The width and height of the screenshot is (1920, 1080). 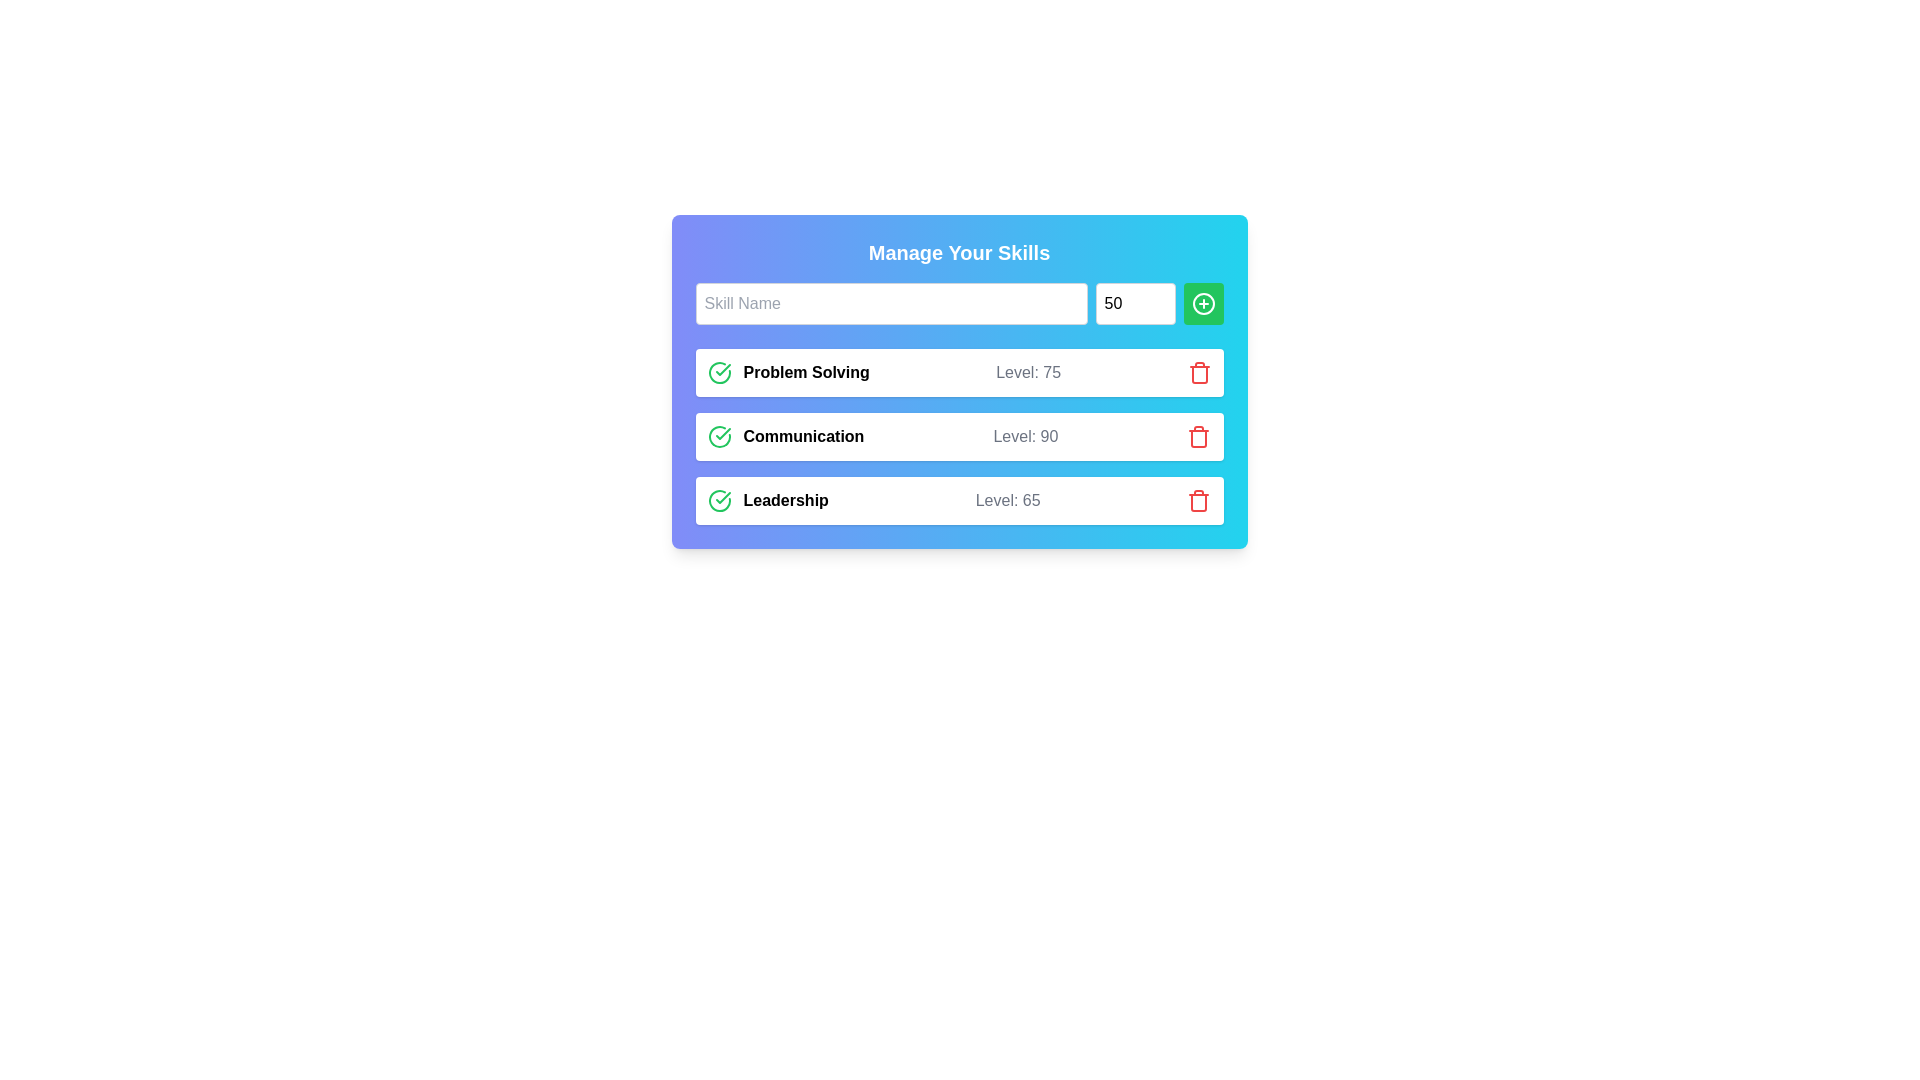 I want to click on the 'Leadership' skill entry, which features a green circular checkmark icon followed by the text in bold sans-serif font, indicating a completed status, so click(x=767, y=500).